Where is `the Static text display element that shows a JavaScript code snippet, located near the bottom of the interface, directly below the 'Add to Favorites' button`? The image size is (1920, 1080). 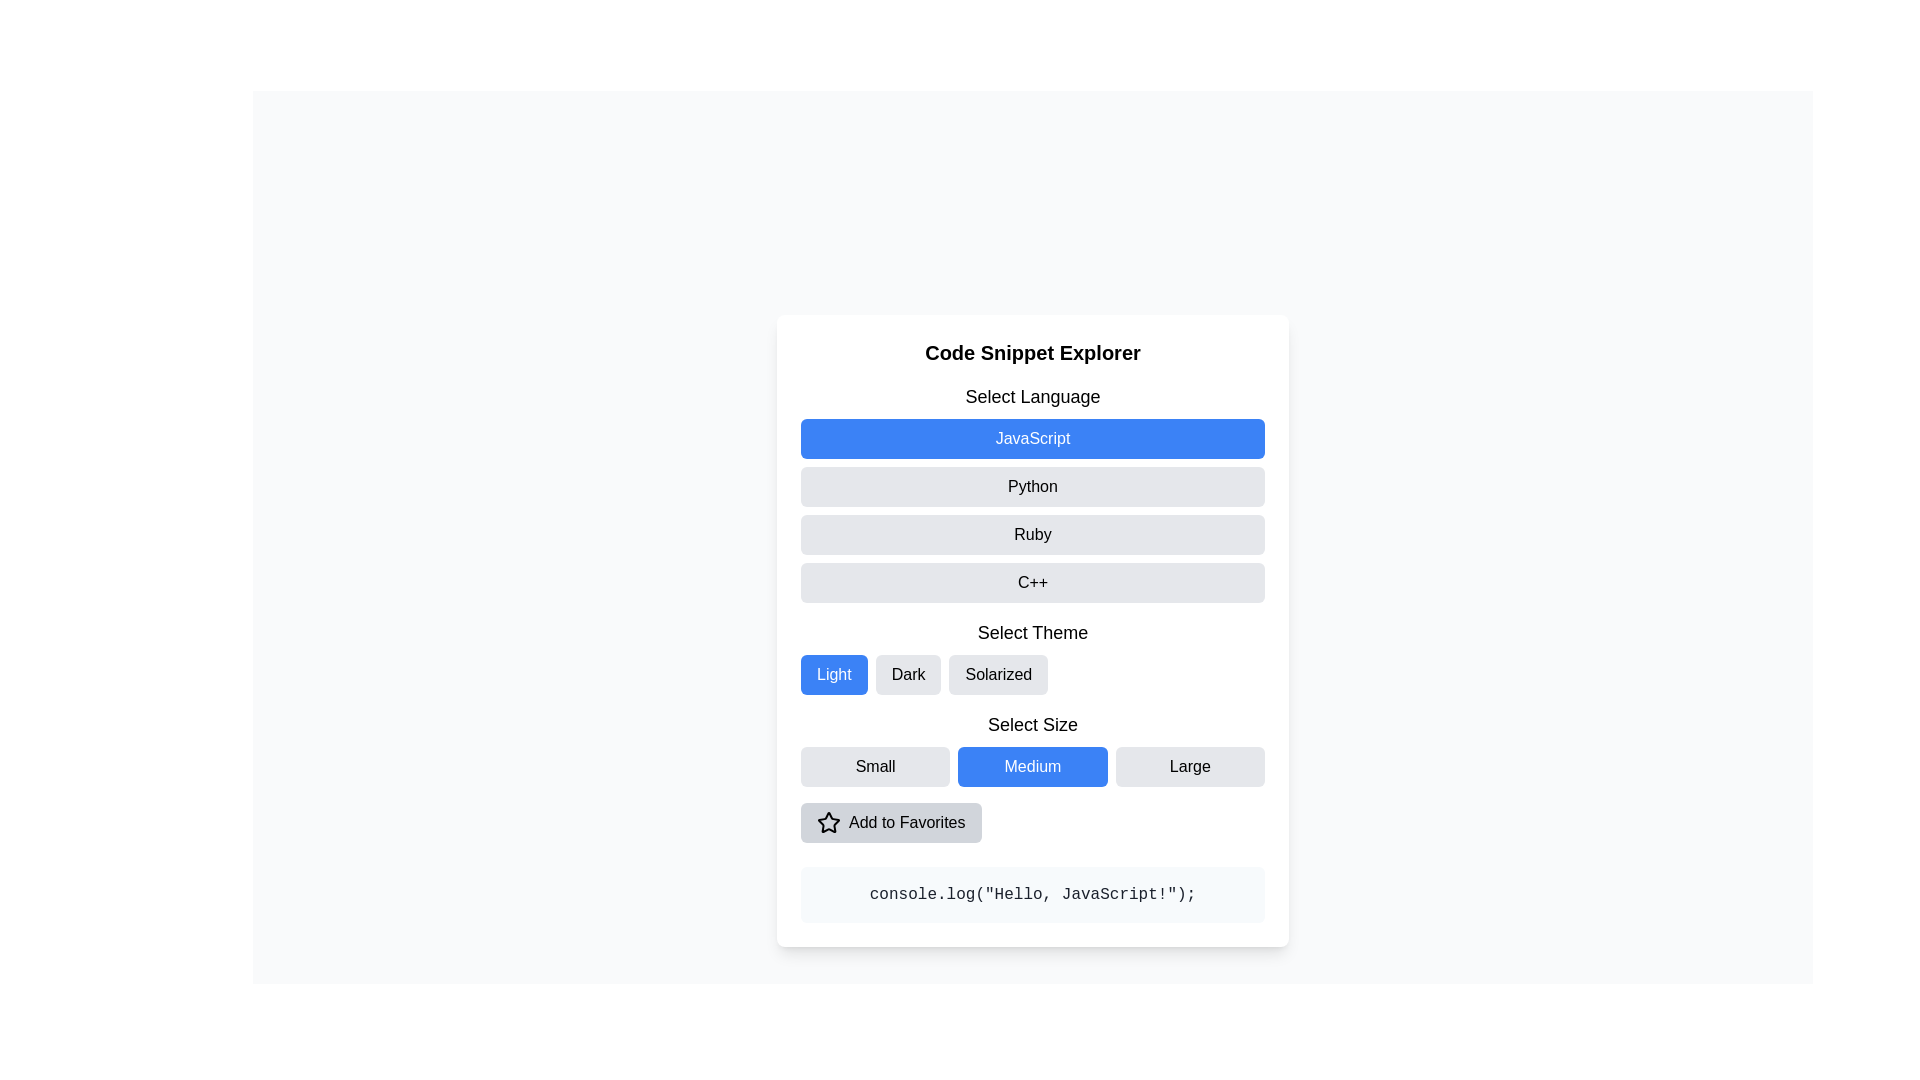
the Static text display element that shows a JavaScript code snippet, located near the bottom of the interface, directly below the 'Add to Favorites' button is located at coordinates (1032, 893).